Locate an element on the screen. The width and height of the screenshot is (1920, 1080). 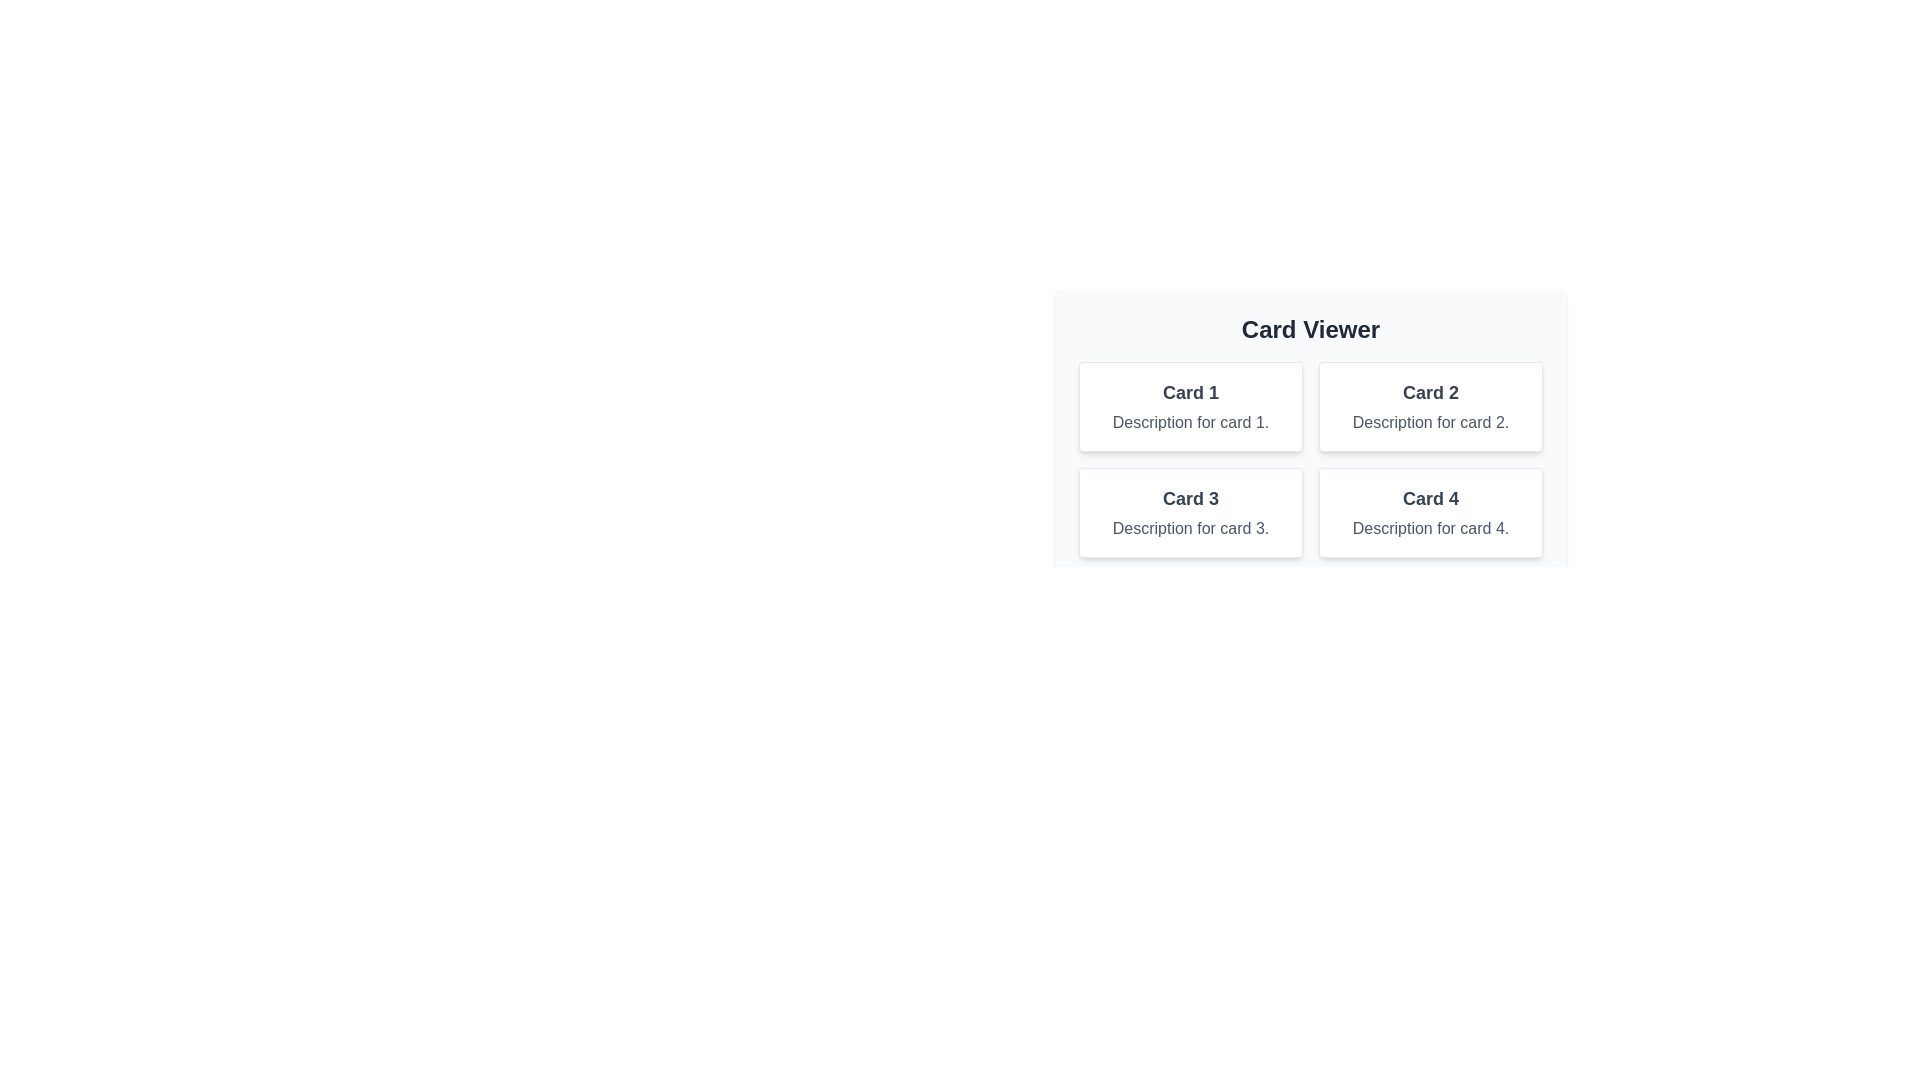
the title text inside the third card located at the bottom-left corner of a 2x2 grid of cards is located at coordinates (1190, 497).